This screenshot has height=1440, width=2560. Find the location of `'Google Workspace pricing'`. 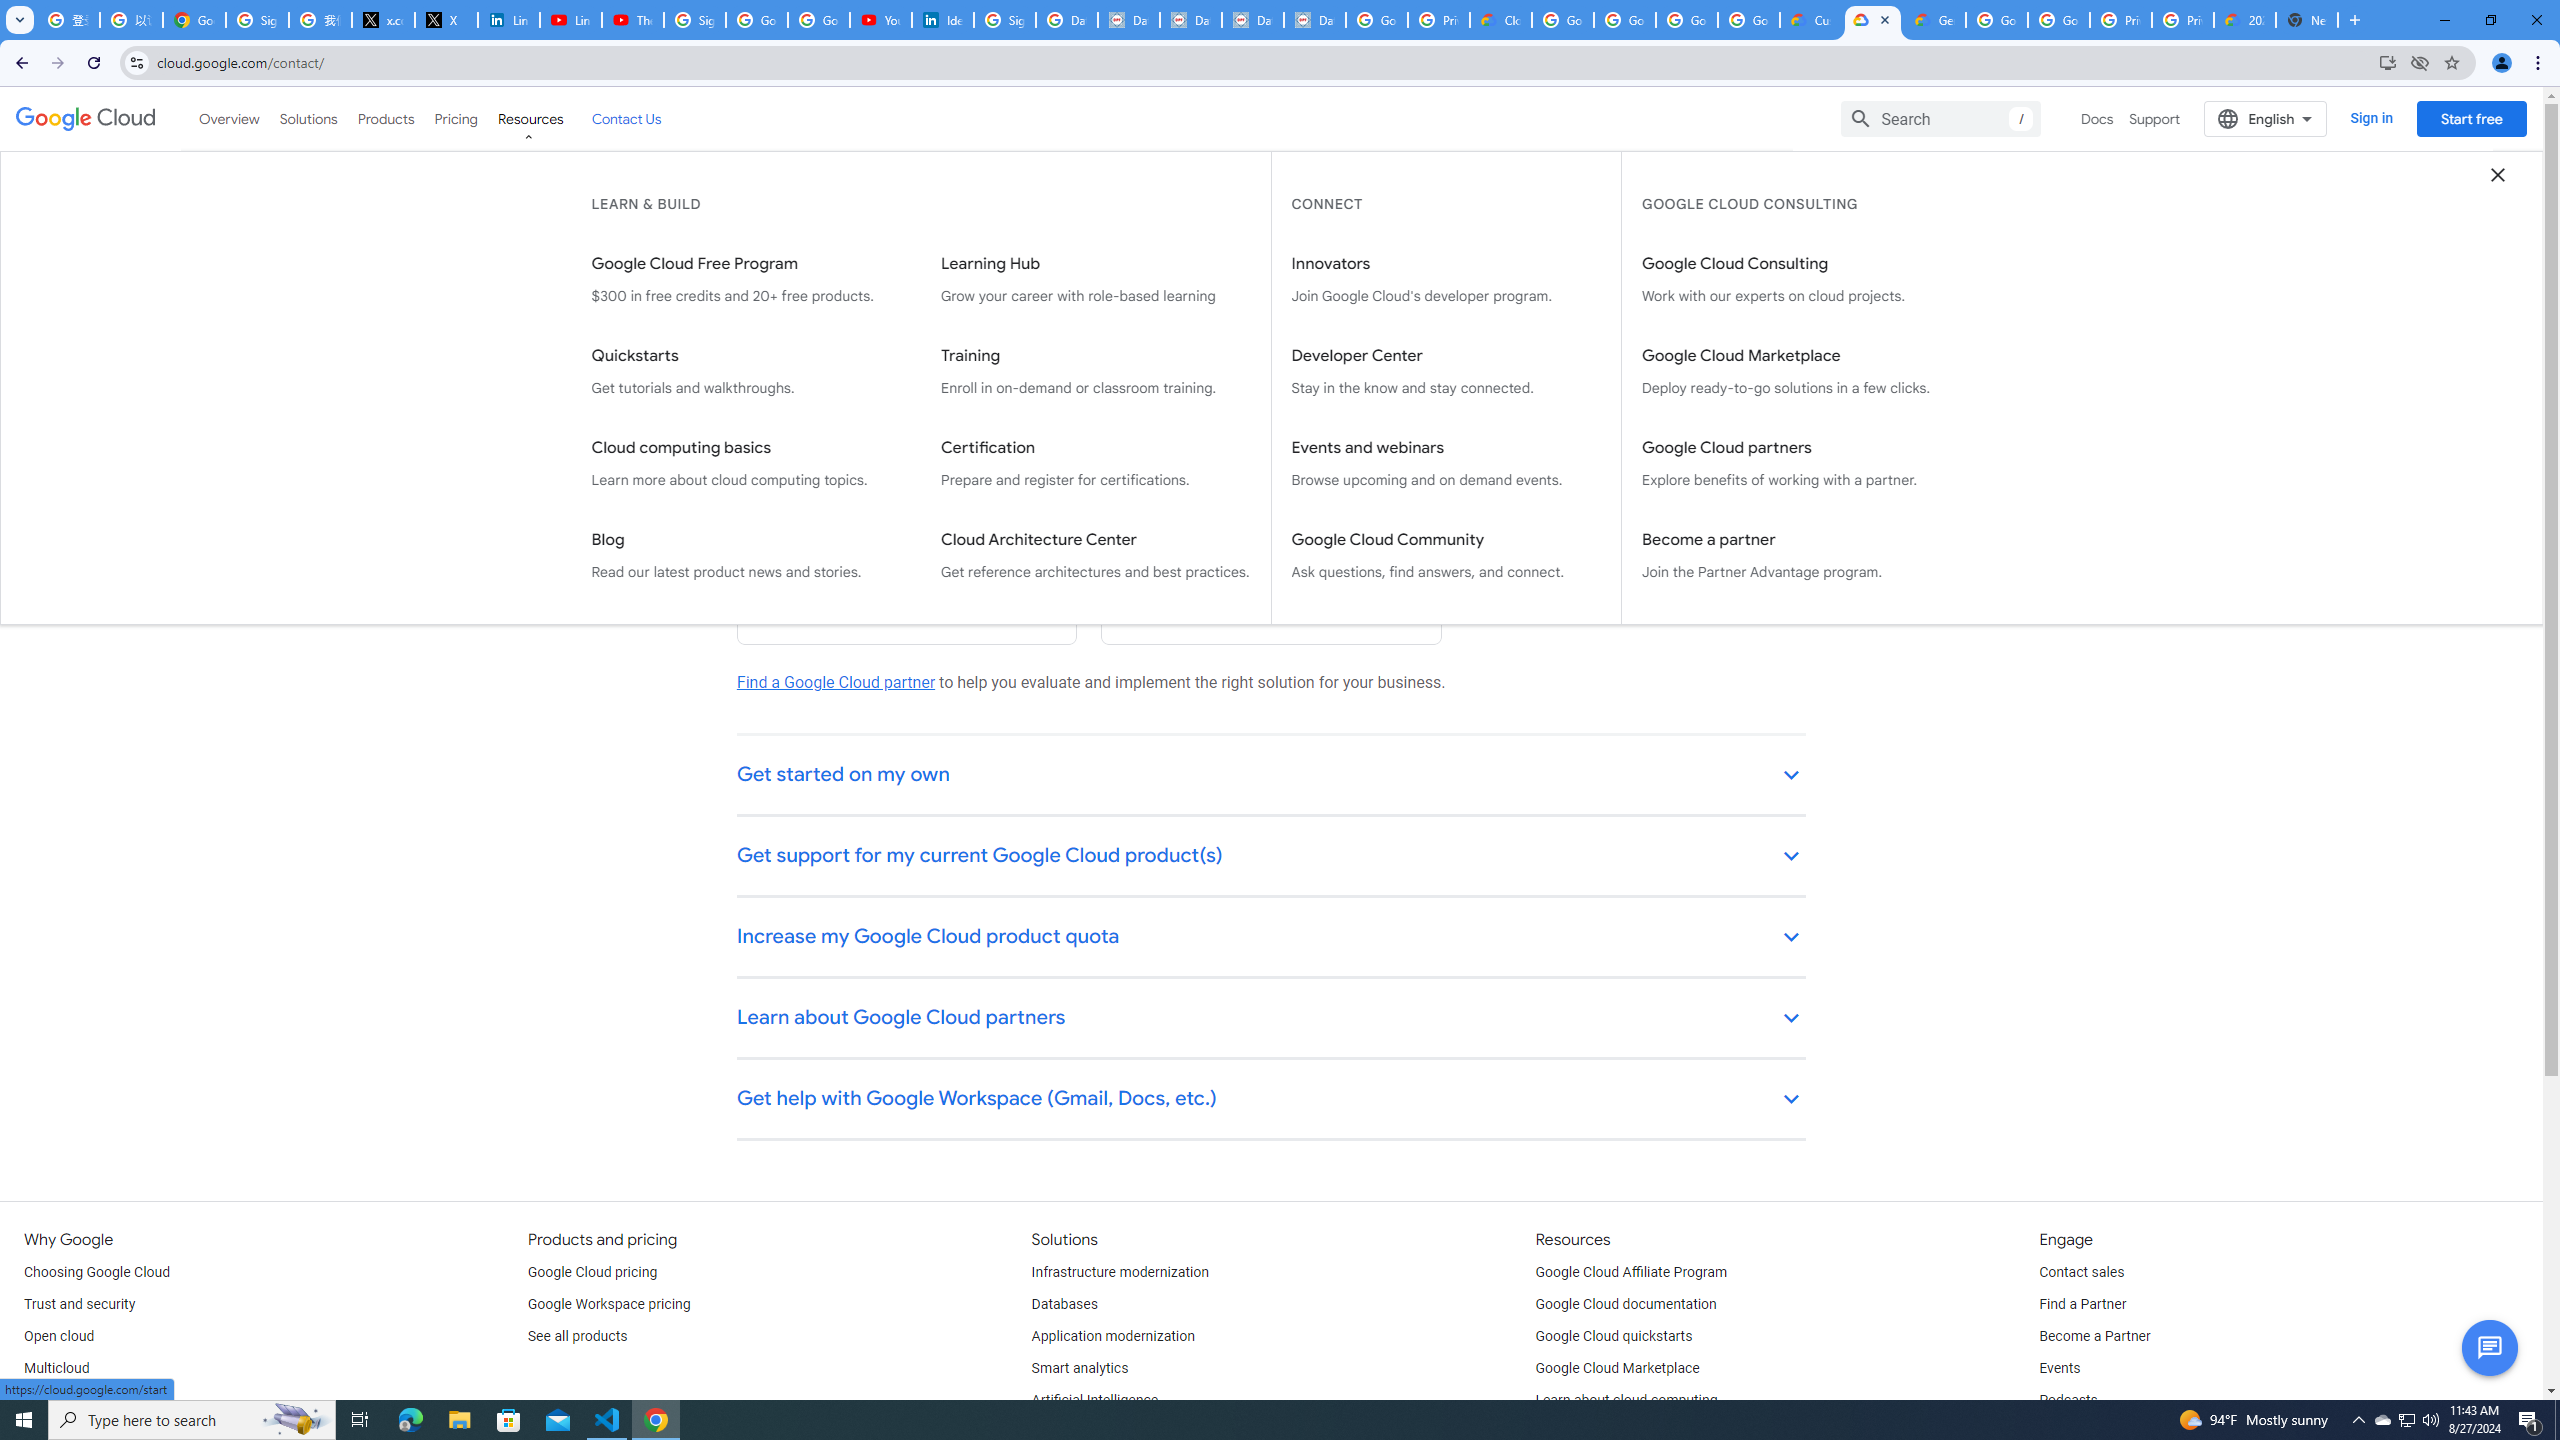

'Google Workspace pricing' is located at coordinates (608, 1303).